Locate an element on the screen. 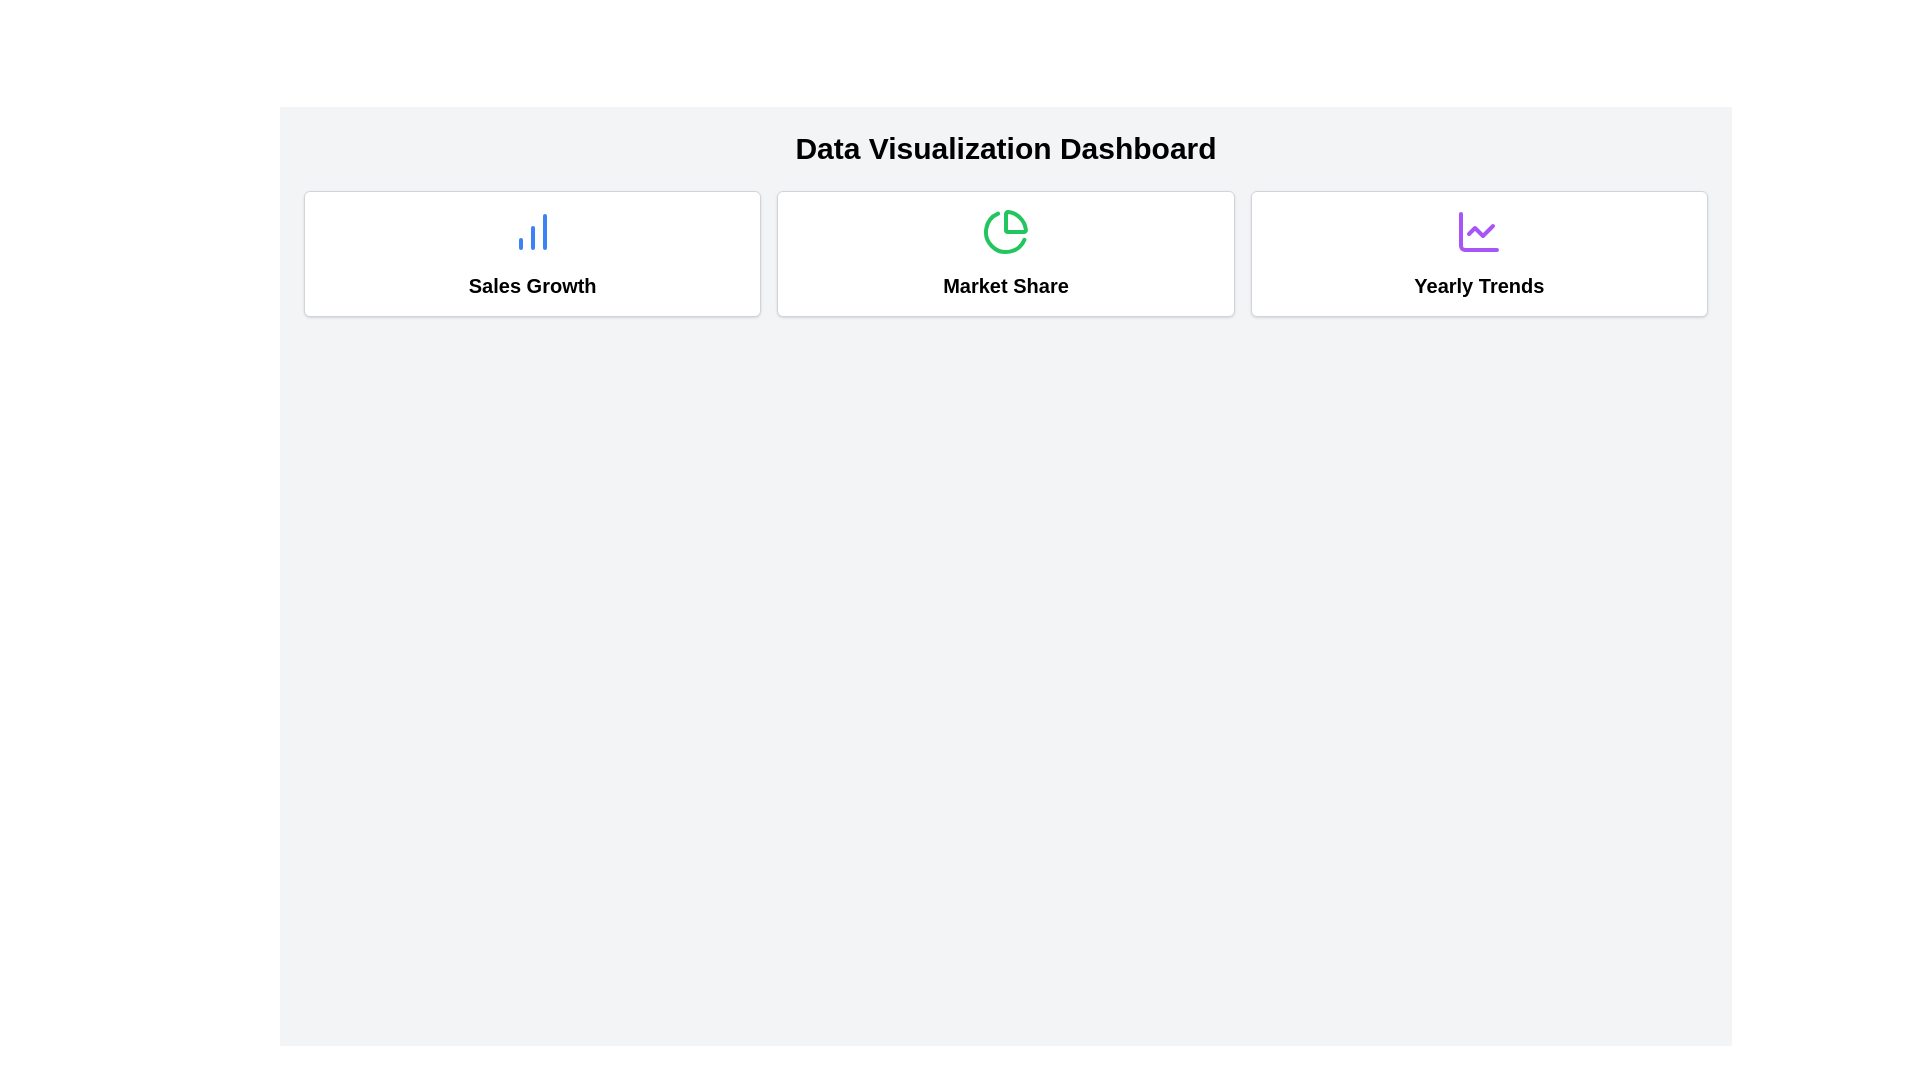 The width and height of the screenshot is (1920, 1080). the third clickable card in the grid layout that directs users to a detailed view of yearly trends is located at coordinates (1479, 253).